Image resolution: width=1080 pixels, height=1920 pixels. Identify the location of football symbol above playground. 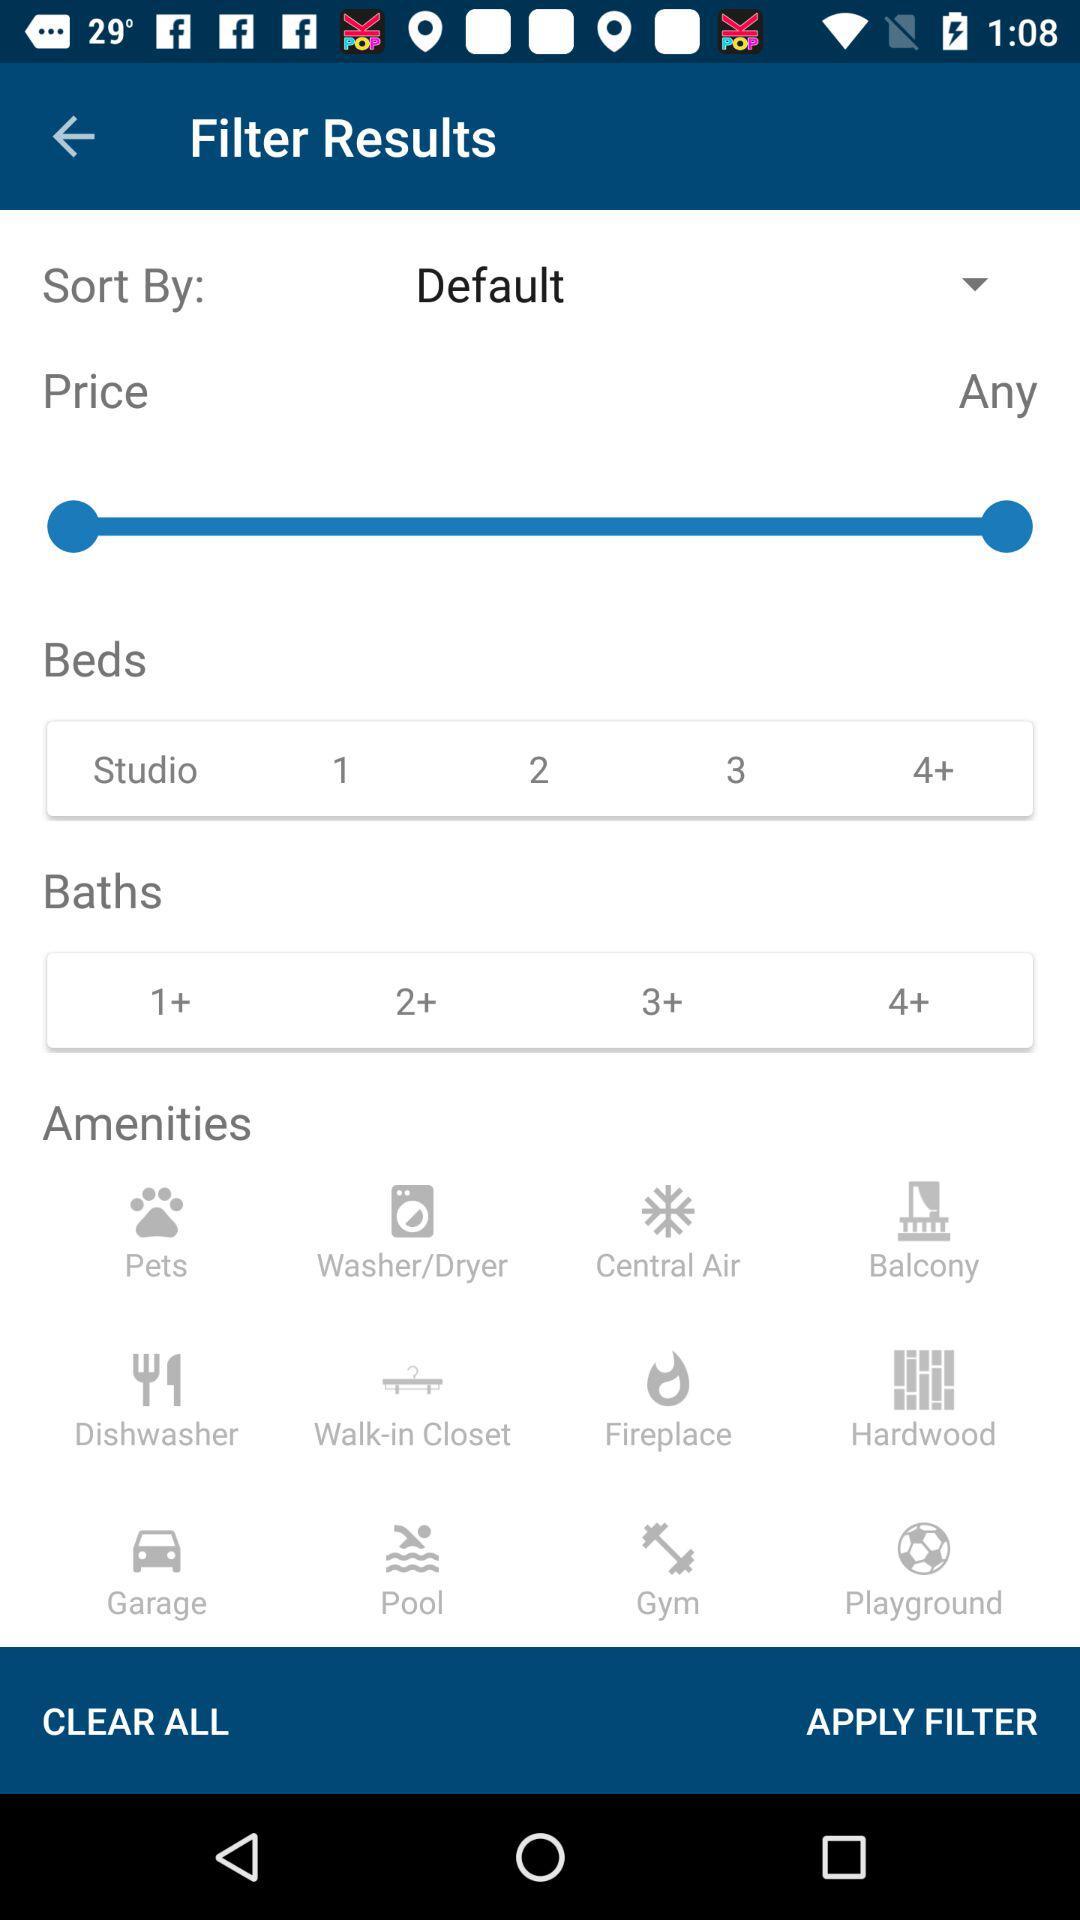
(924, 1547).